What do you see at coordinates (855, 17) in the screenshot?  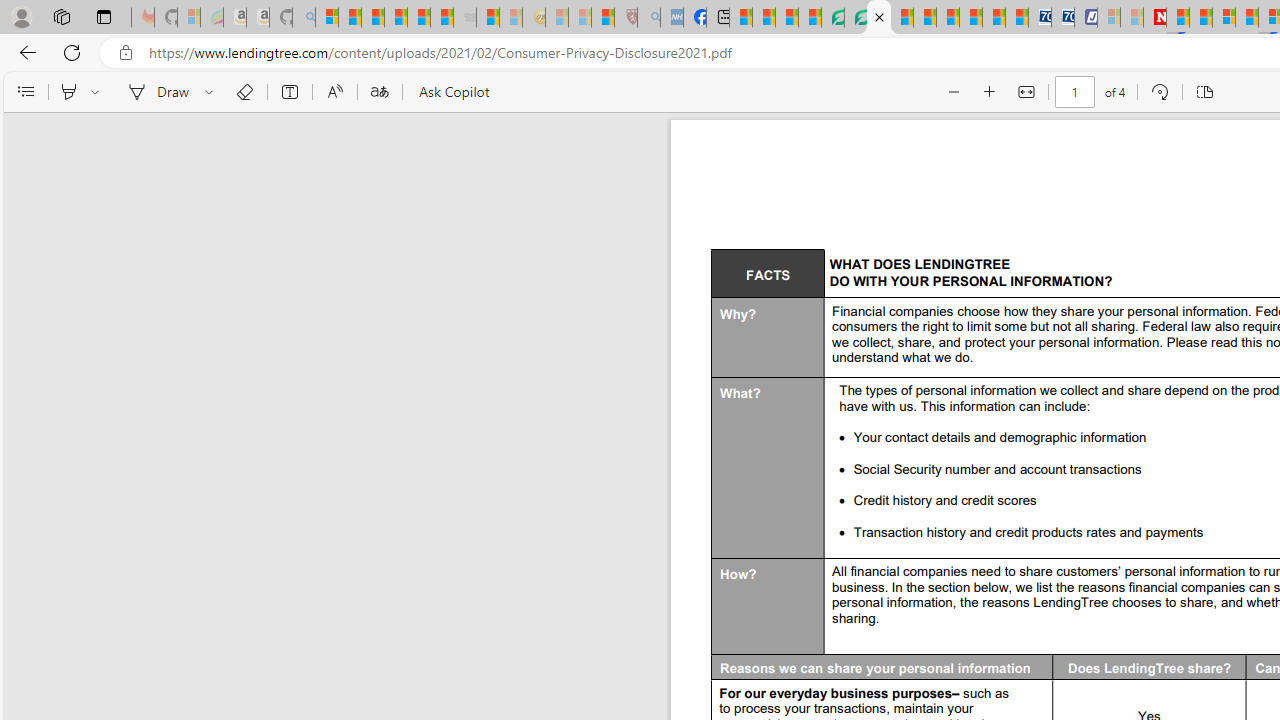 I see `'Terms of Use Agreement'` at bounding box center [855, 17].